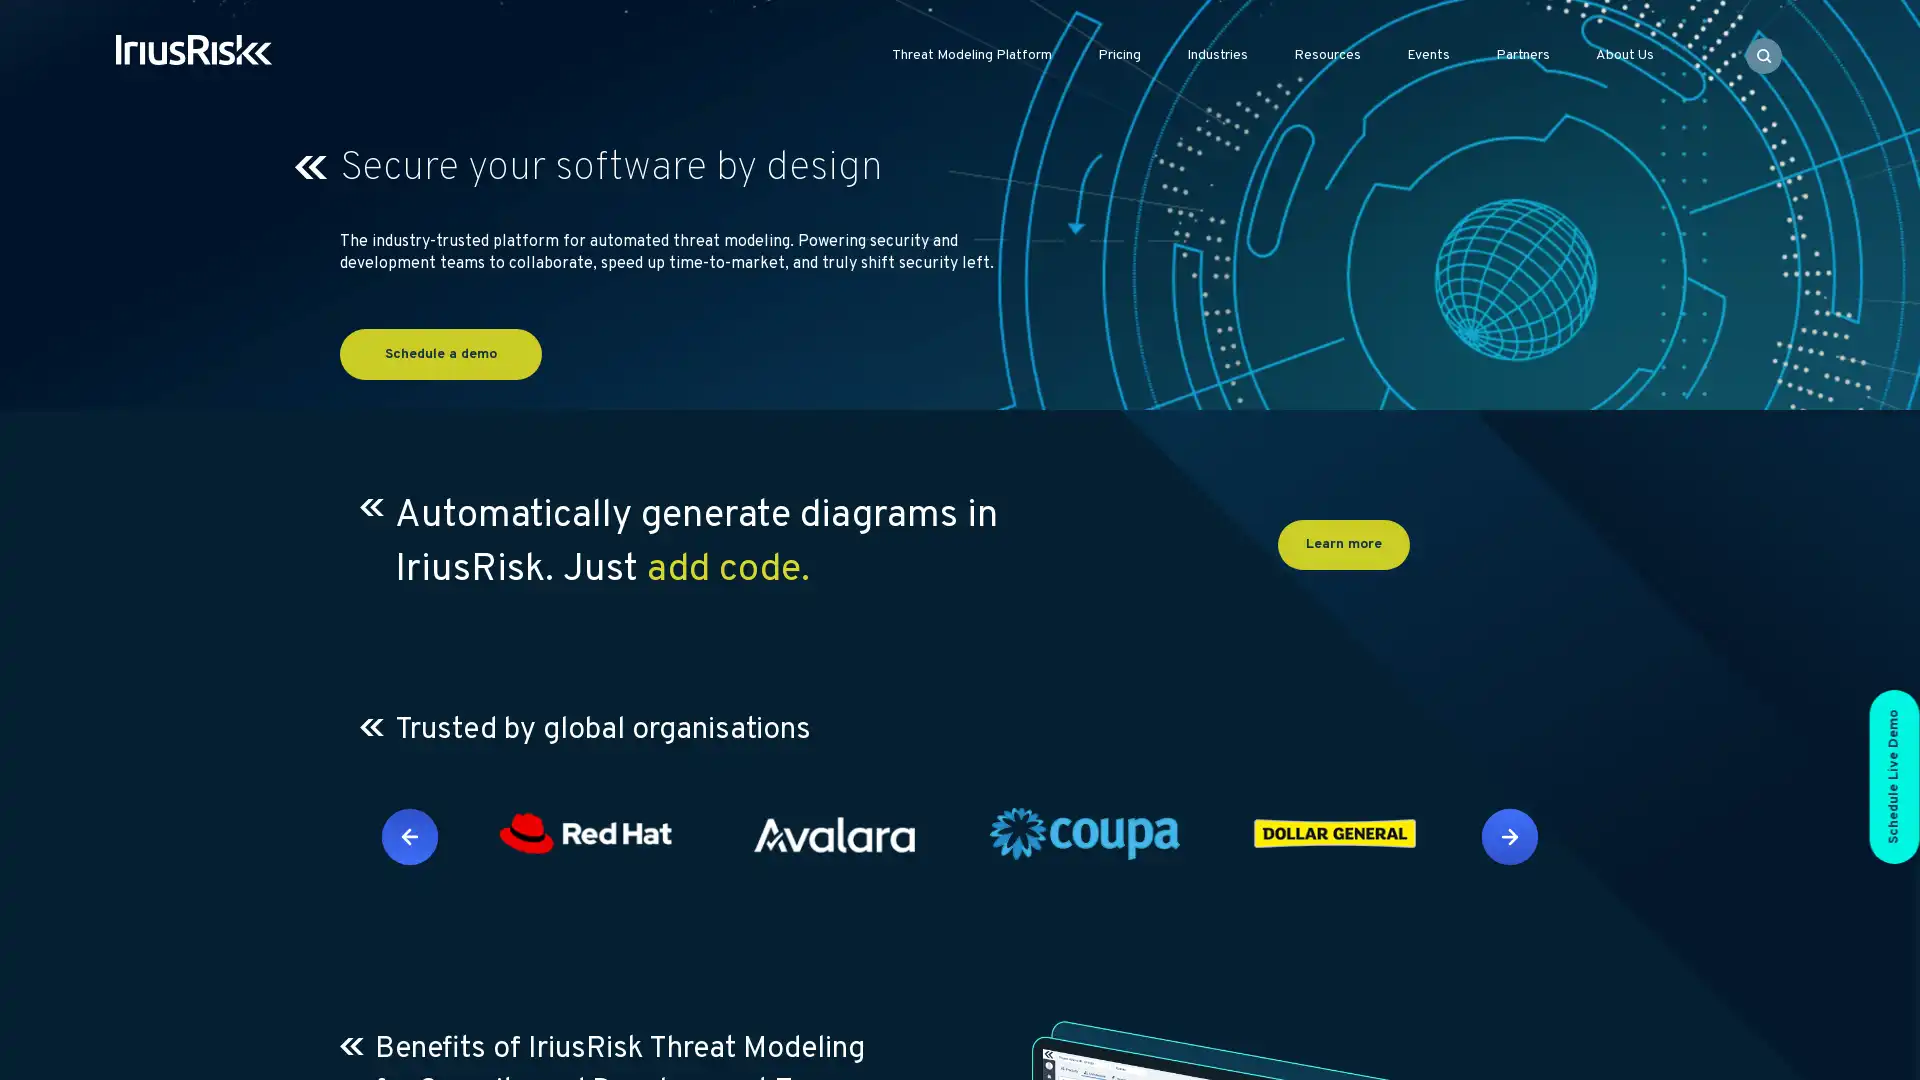 The width and height of the screenshot is (1920, 1080). What do you see at coordinates (1510, 840) in the screenshot?
I see `Next slide` at bounding box center [1510, 840].